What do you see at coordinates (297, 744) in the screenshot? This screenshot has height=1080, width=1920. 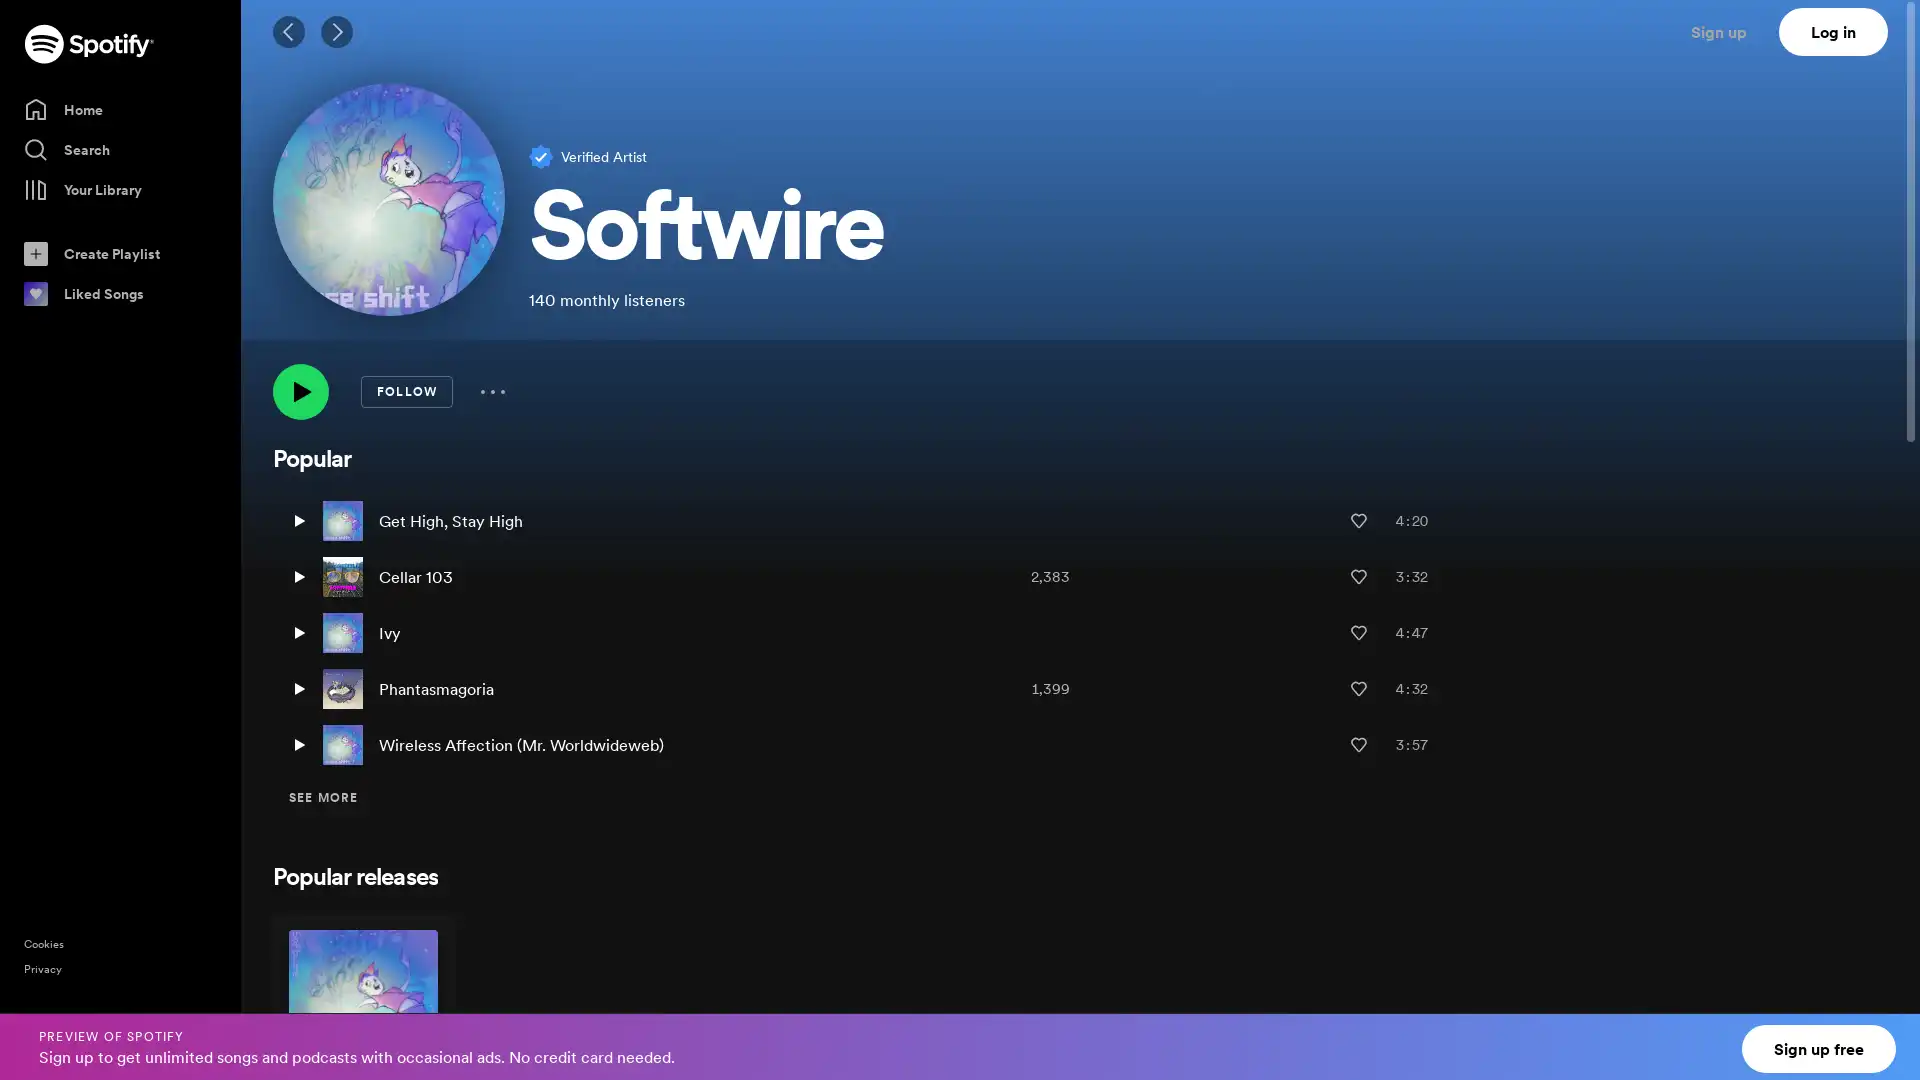 I see `Play Wireless Affection (Mr. Worldwideweb) by Softwire` at bounding box center [297, 744].